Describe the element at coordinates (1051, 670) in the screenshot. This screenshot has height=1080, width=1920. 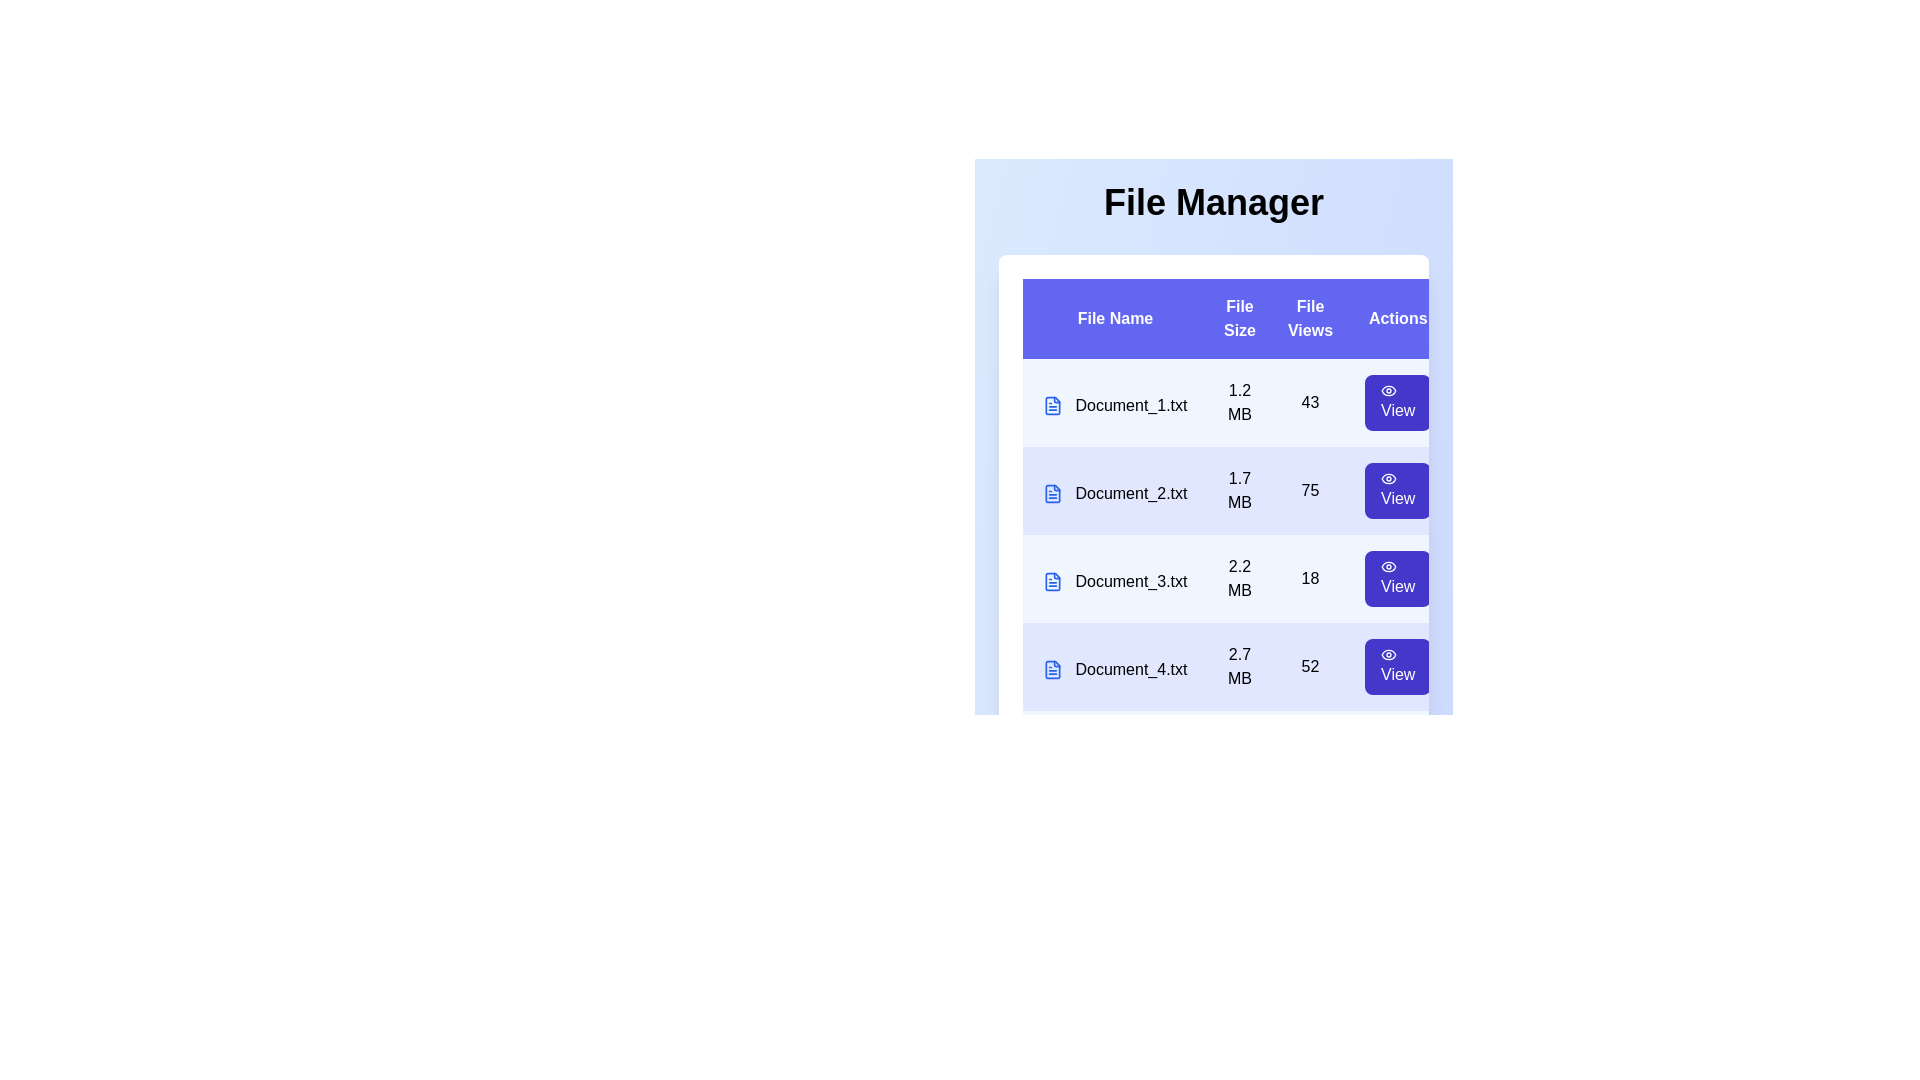
I see `the file icon corresponding to Document_4.txt` at that location.